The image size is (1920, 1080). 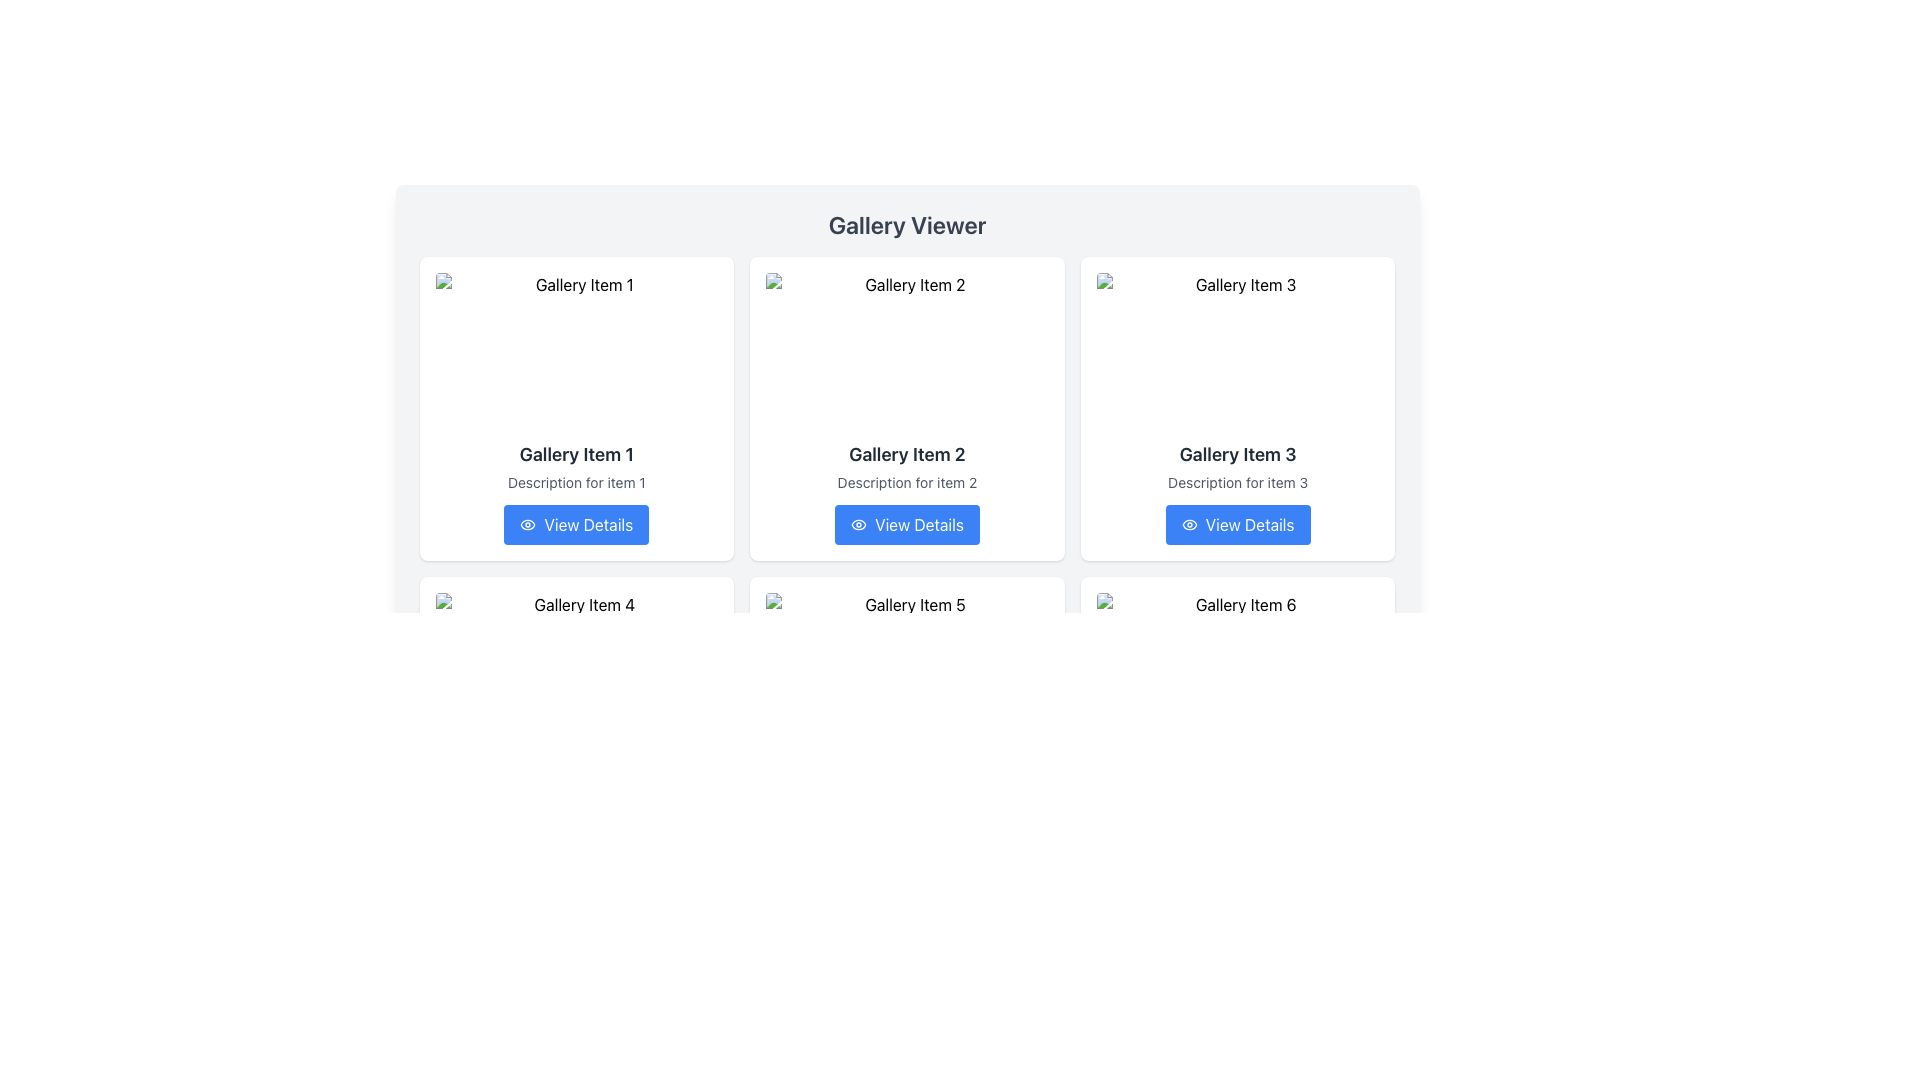 What do you see at coordinates (1189, 523) in the screenshot?
I see `the icon that visually aids the 'View Details' button for the third gallery item, located to the left of the button text` at bounding box center [1189, 523].